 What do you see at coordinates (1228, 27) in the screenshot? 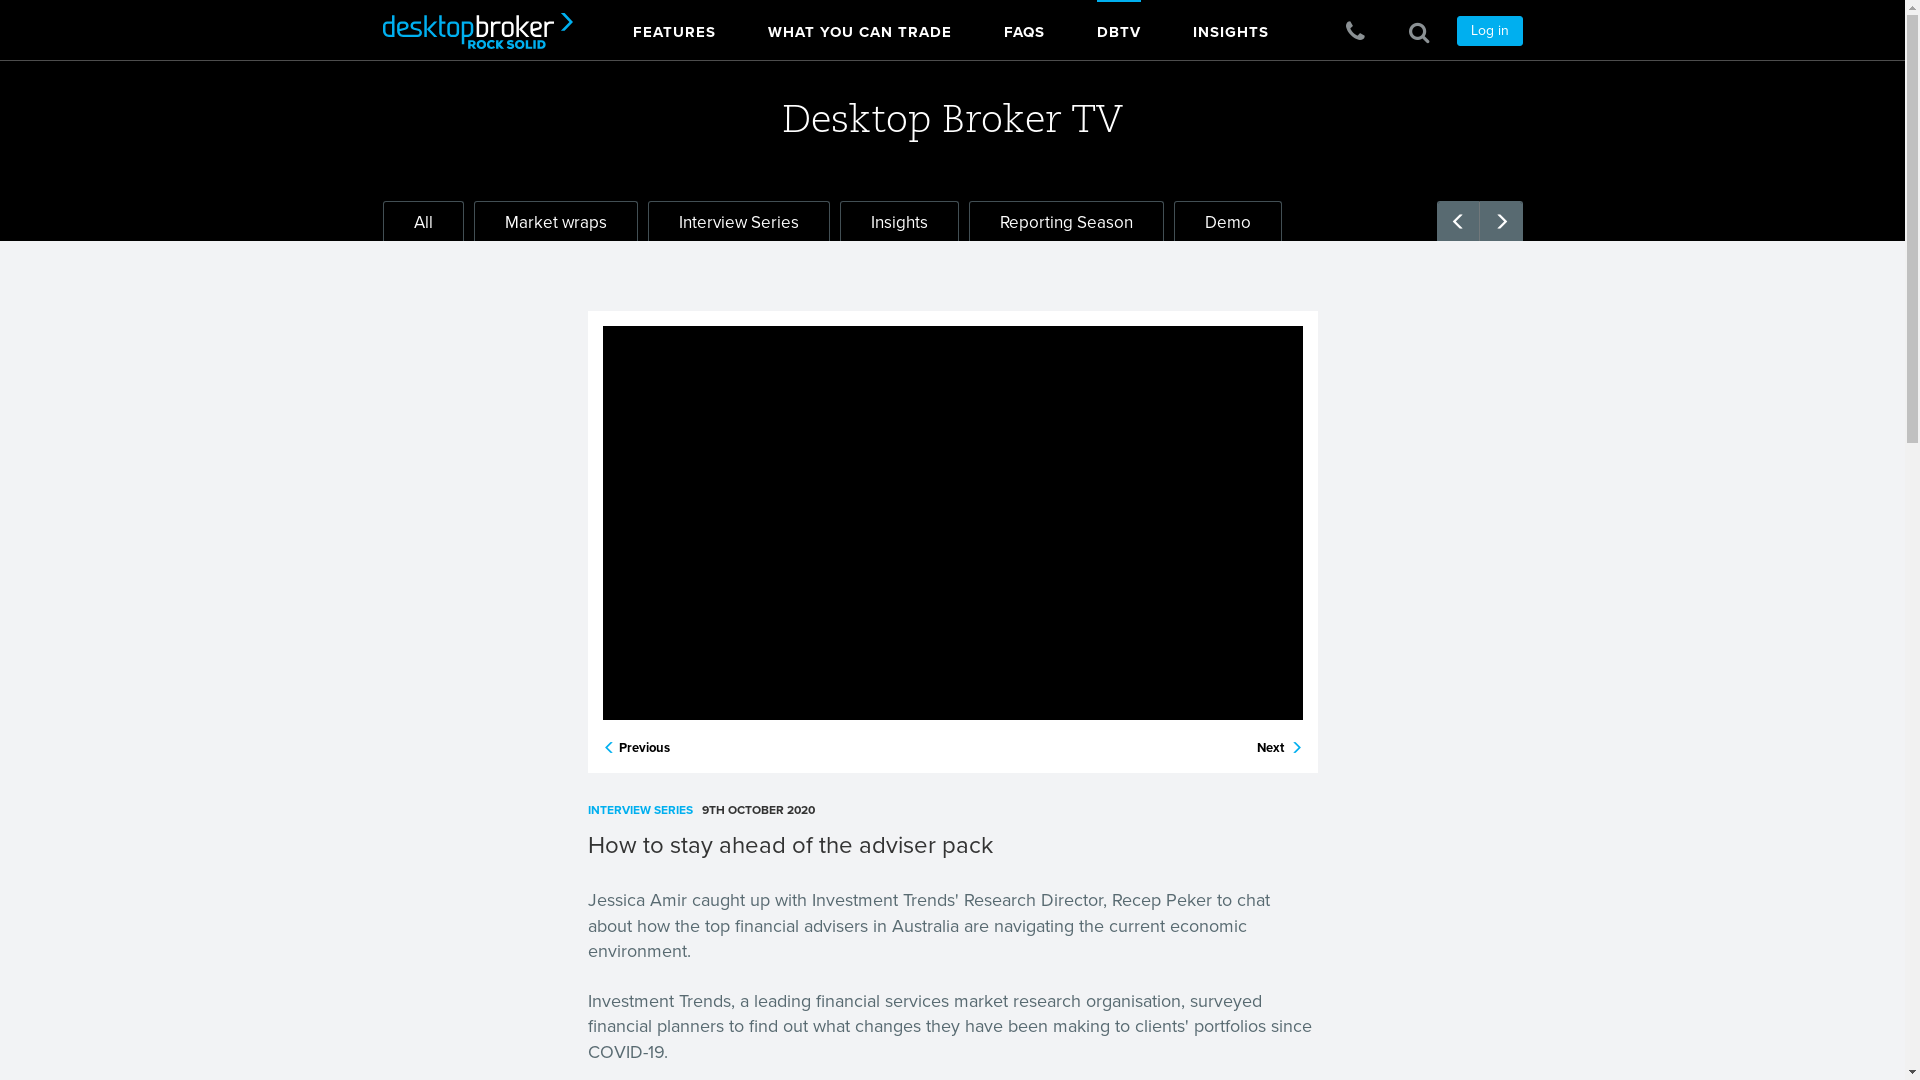
I see `'INSIGHTS'` at bounding box center [1228, 27].